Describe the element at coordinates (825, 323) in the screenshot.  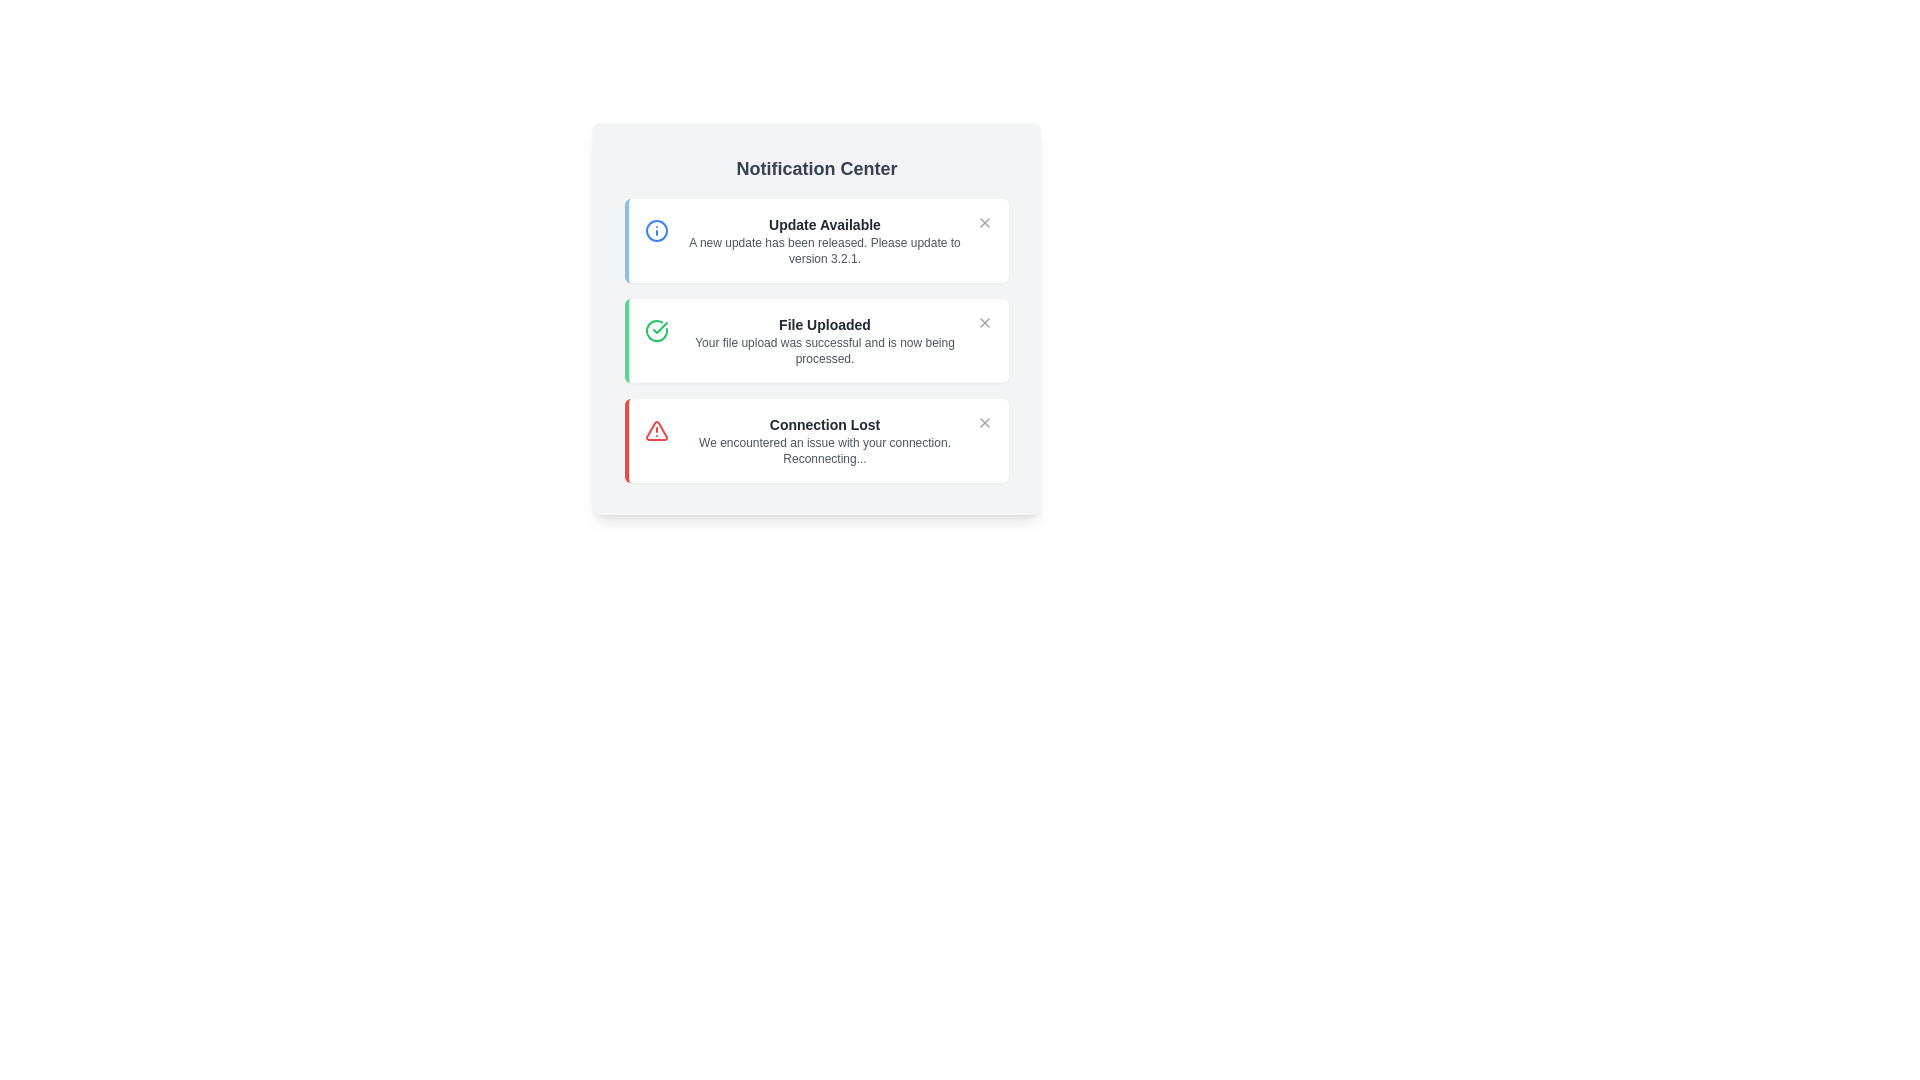
I see `the text label displaying 'File Uploaded' in bold, dark gray color, located at the top section of the notification card in the Notification Center` at that location.